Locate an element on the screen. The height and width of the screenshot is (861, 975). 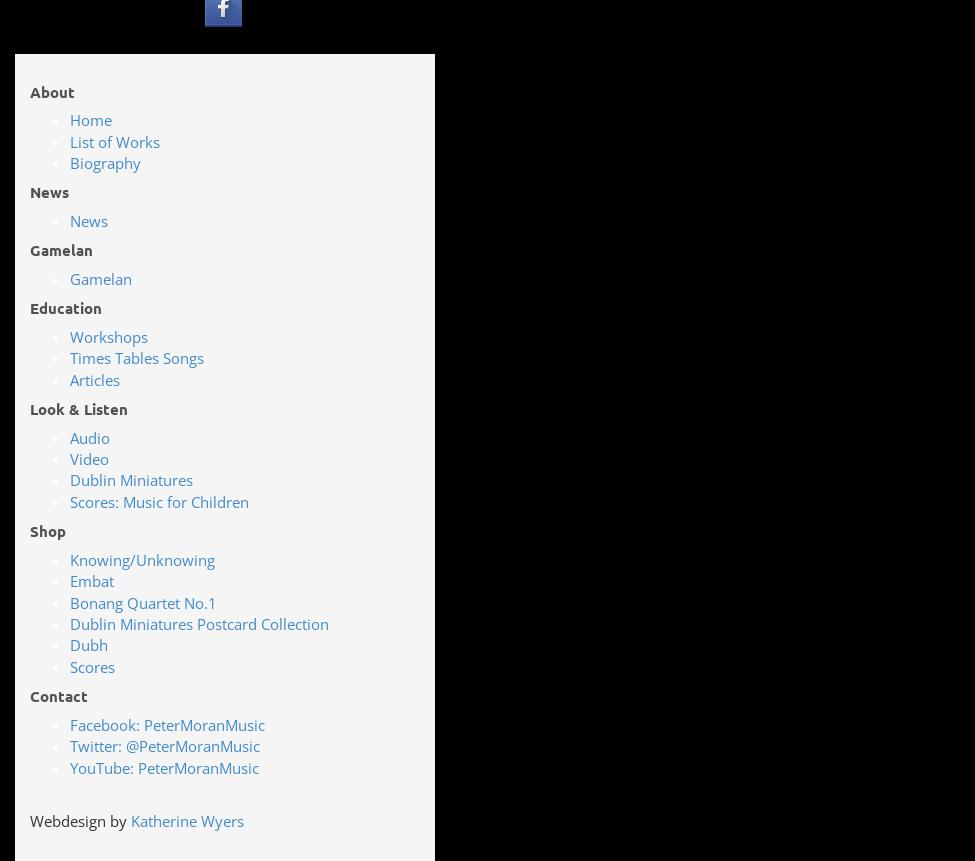
'Bonang Quartet No.1' is located at coordinates (142, 601).